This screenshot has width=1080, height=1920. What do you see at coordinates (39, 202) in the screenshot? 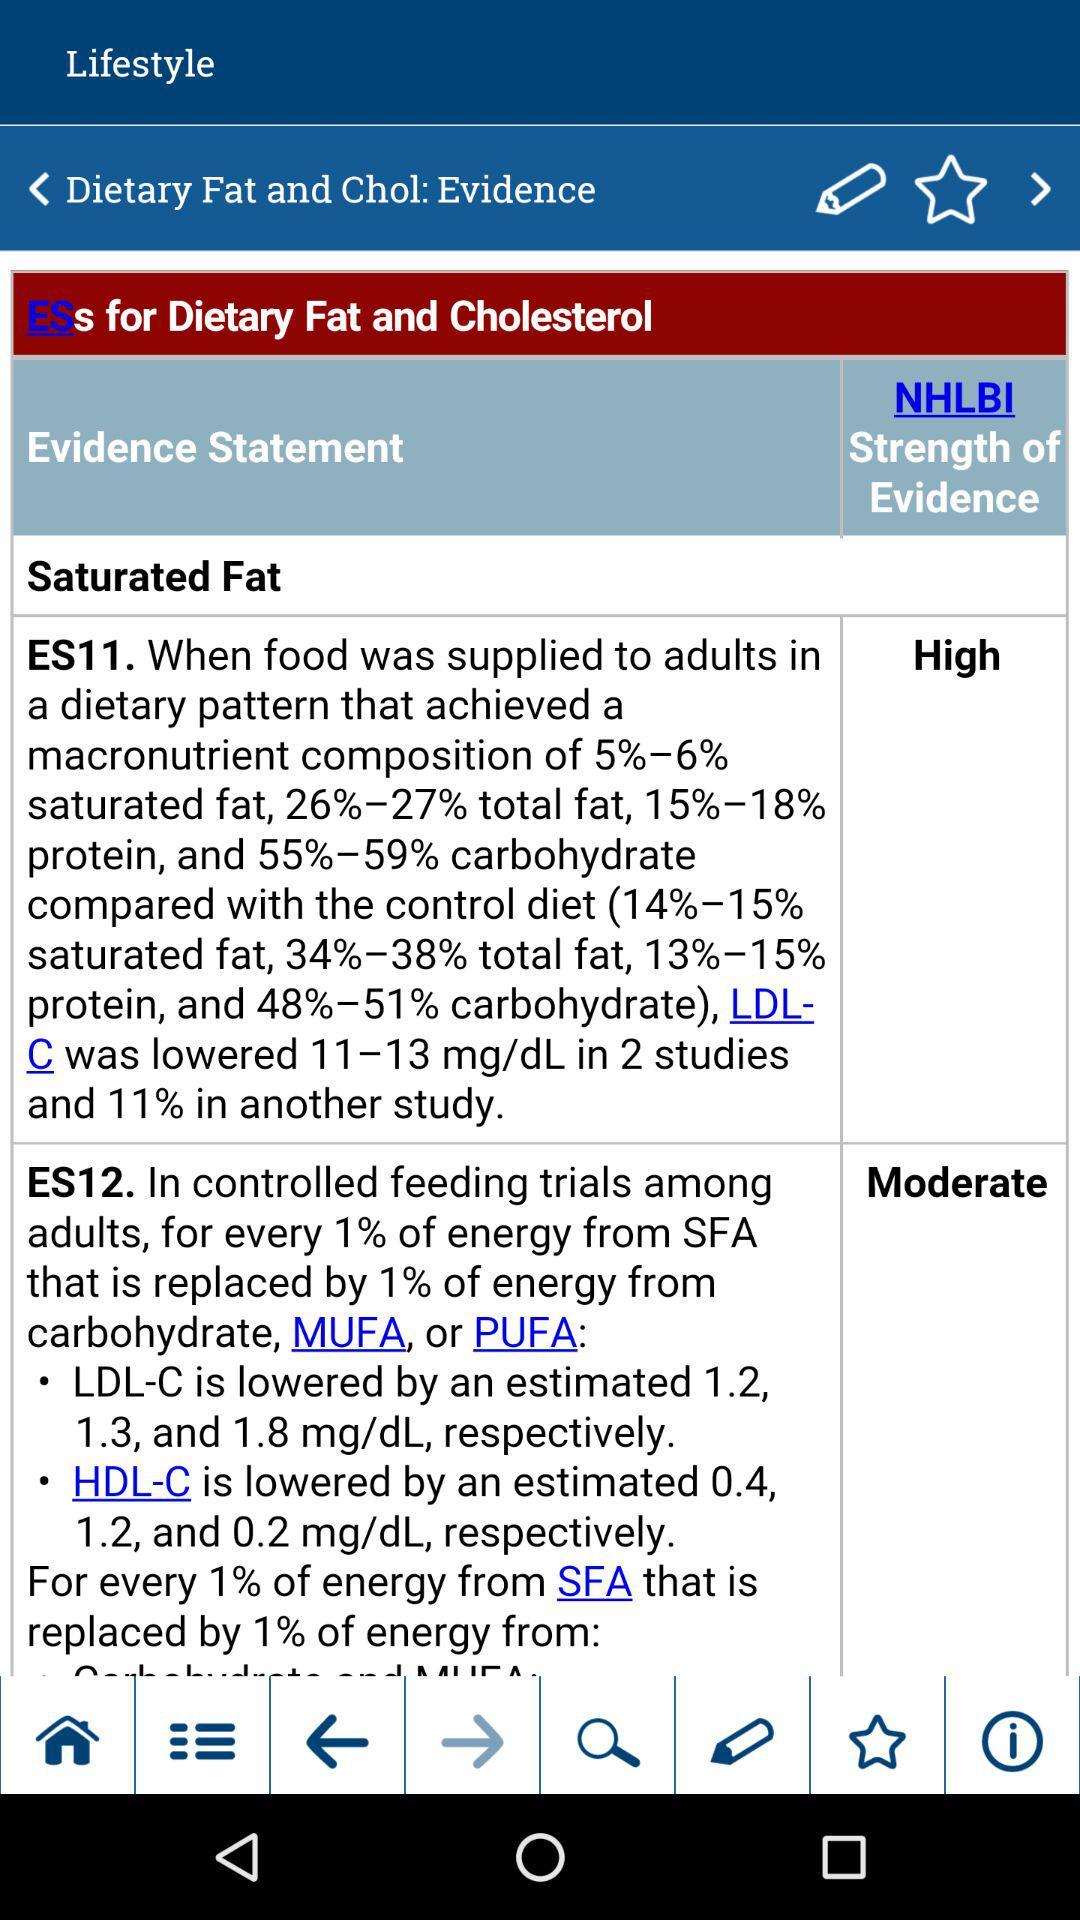
I see `the arrow_backward icon` at bounding box center [39, 202].